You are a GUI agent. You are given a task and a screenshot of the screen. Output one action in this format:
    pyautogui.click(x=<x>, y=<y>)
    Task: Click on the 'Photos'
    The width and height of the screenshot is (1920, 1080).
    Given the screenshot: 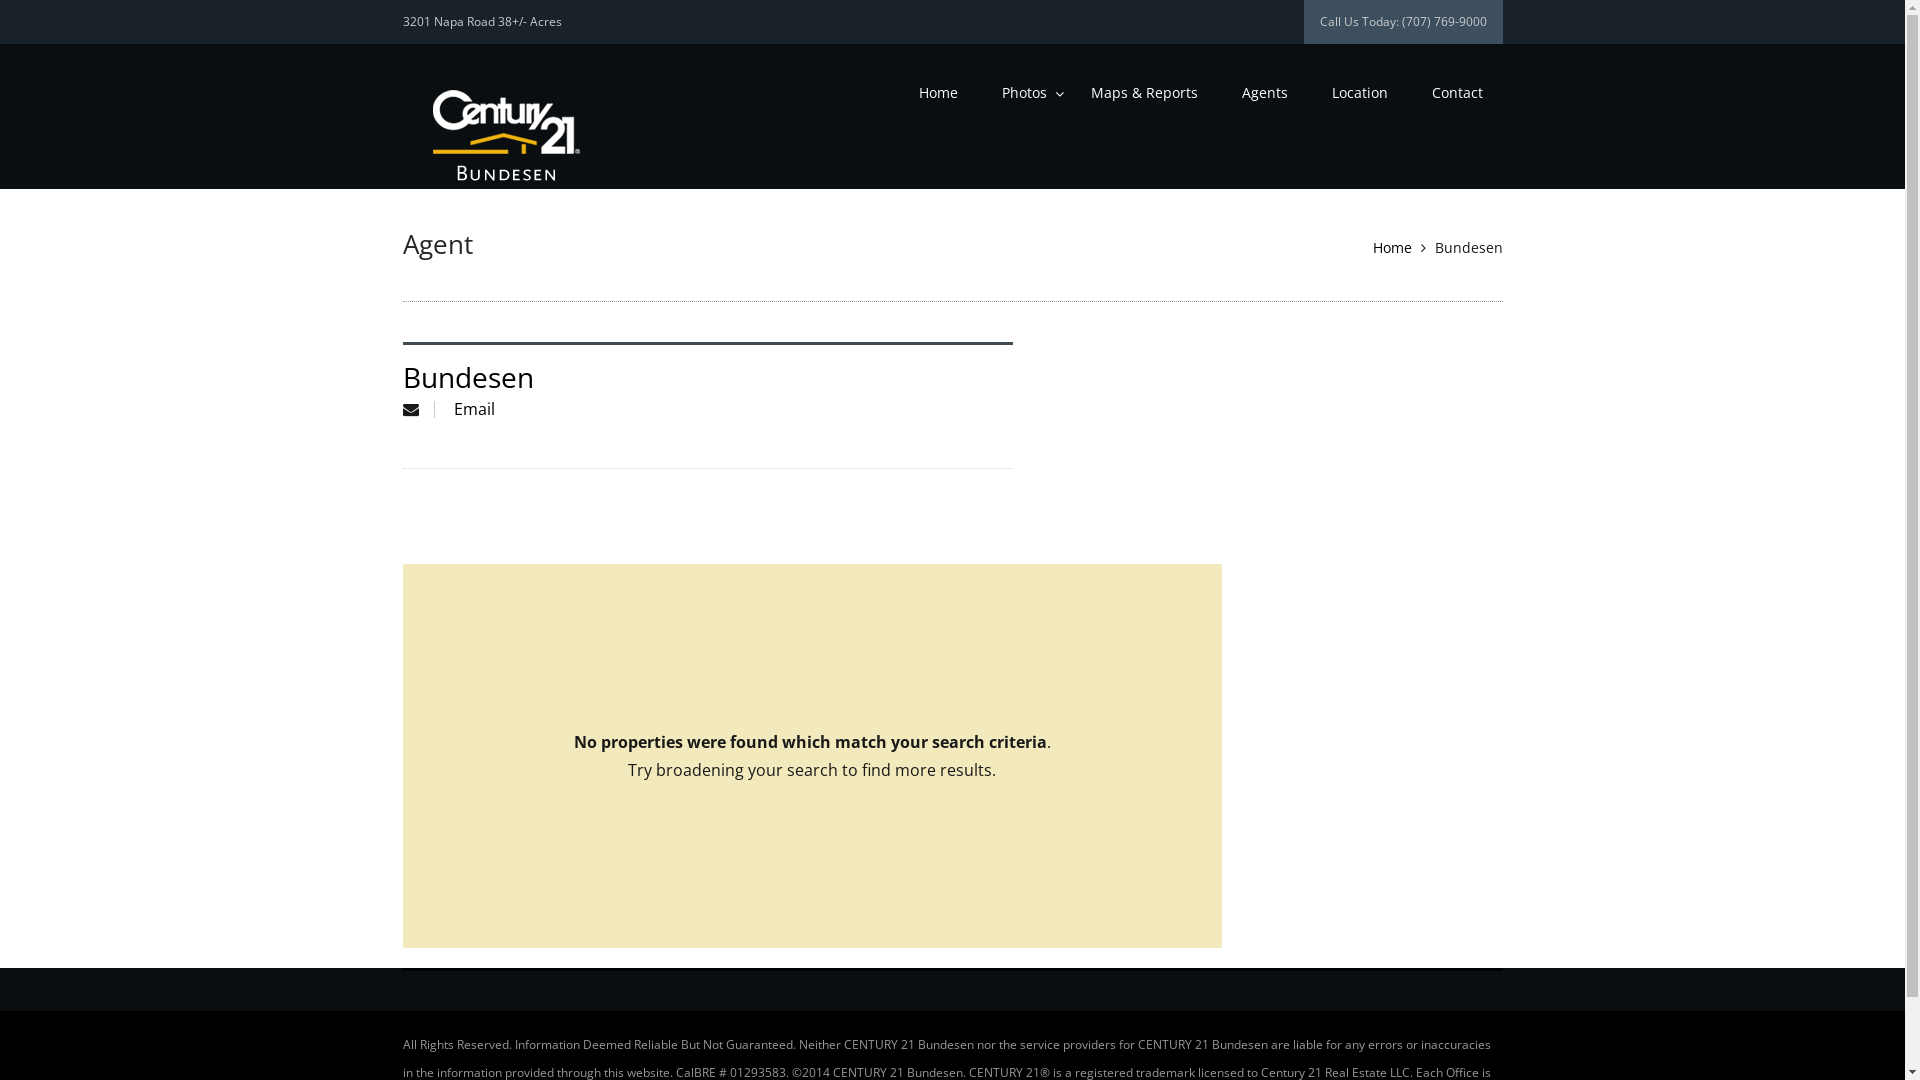 What is the action you would take?
    pyautogui.click(x=982, y=92)
    